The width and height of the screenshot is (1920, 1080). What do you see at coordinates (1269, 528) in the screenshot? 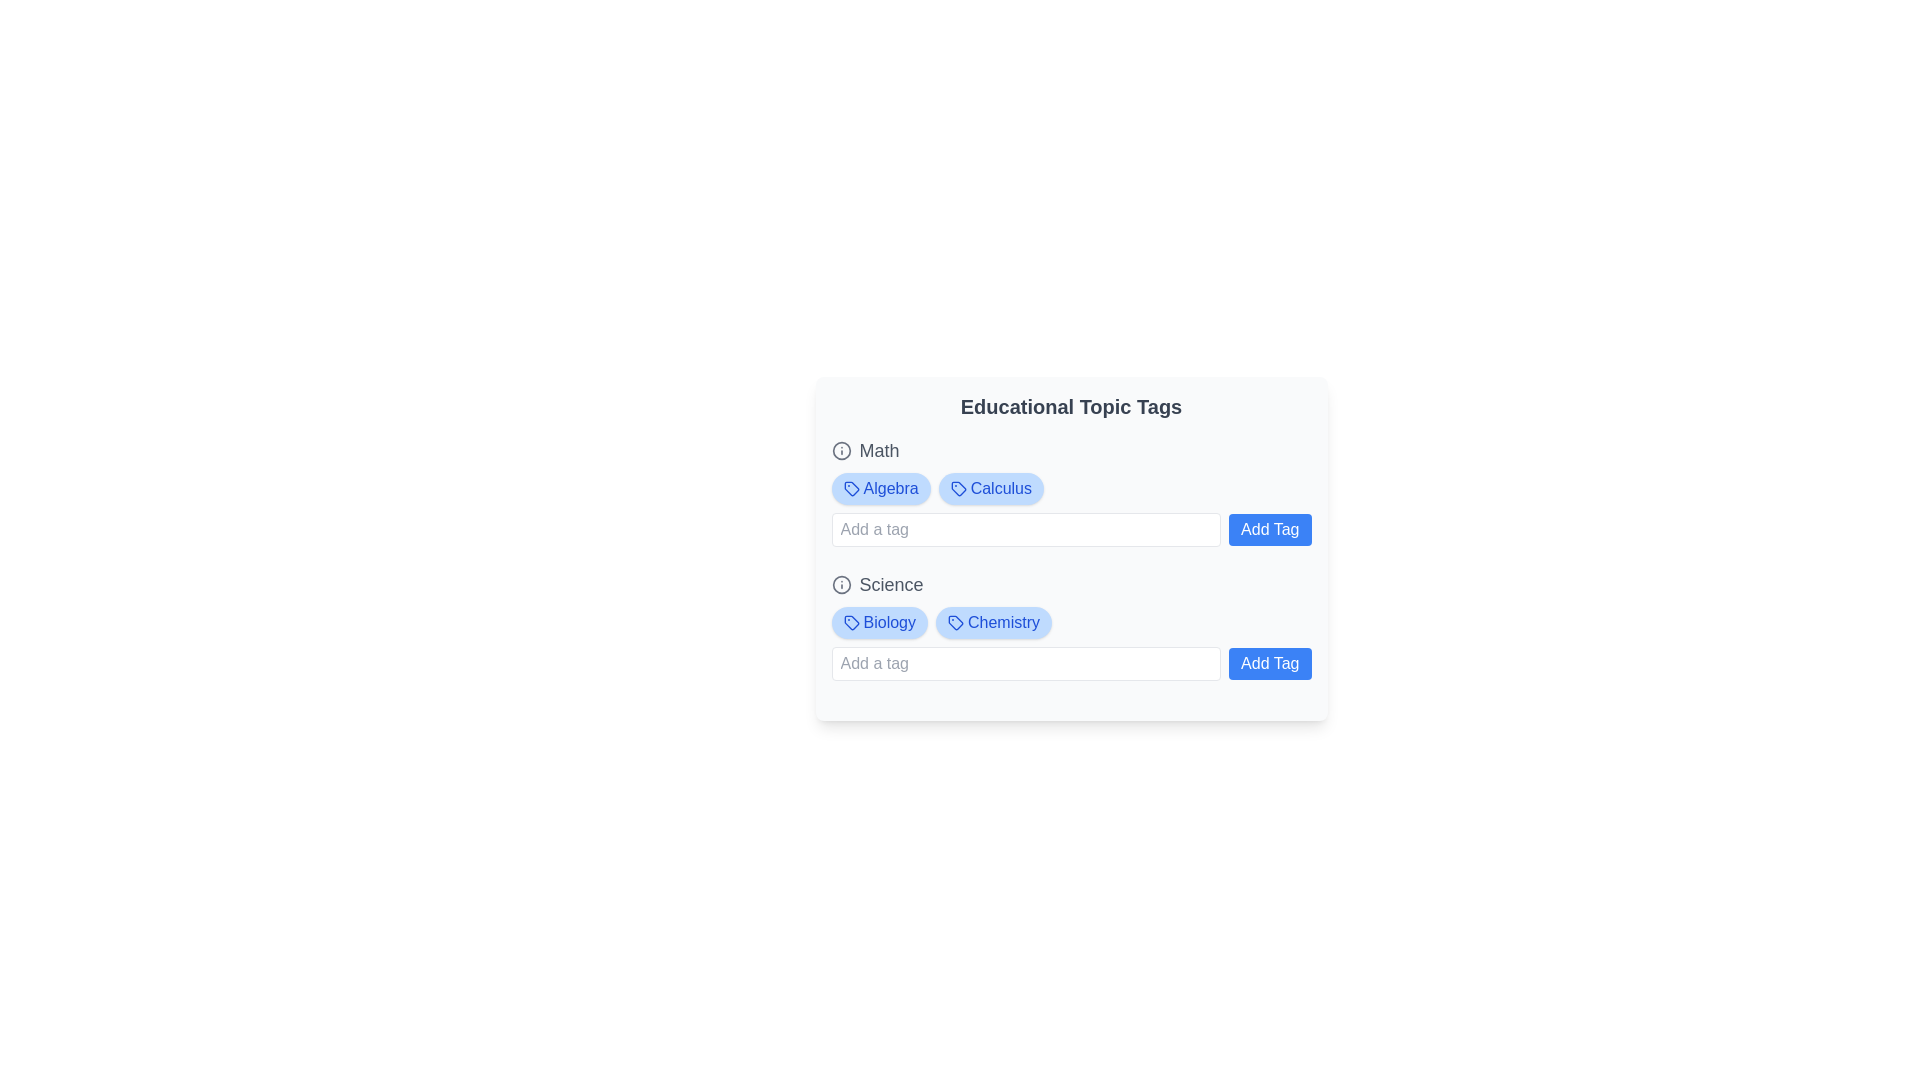
I see `the button located in the 'Math' category section, which is used to add a tag specified in the adjacent input field` at bounding box center [1269, 528].